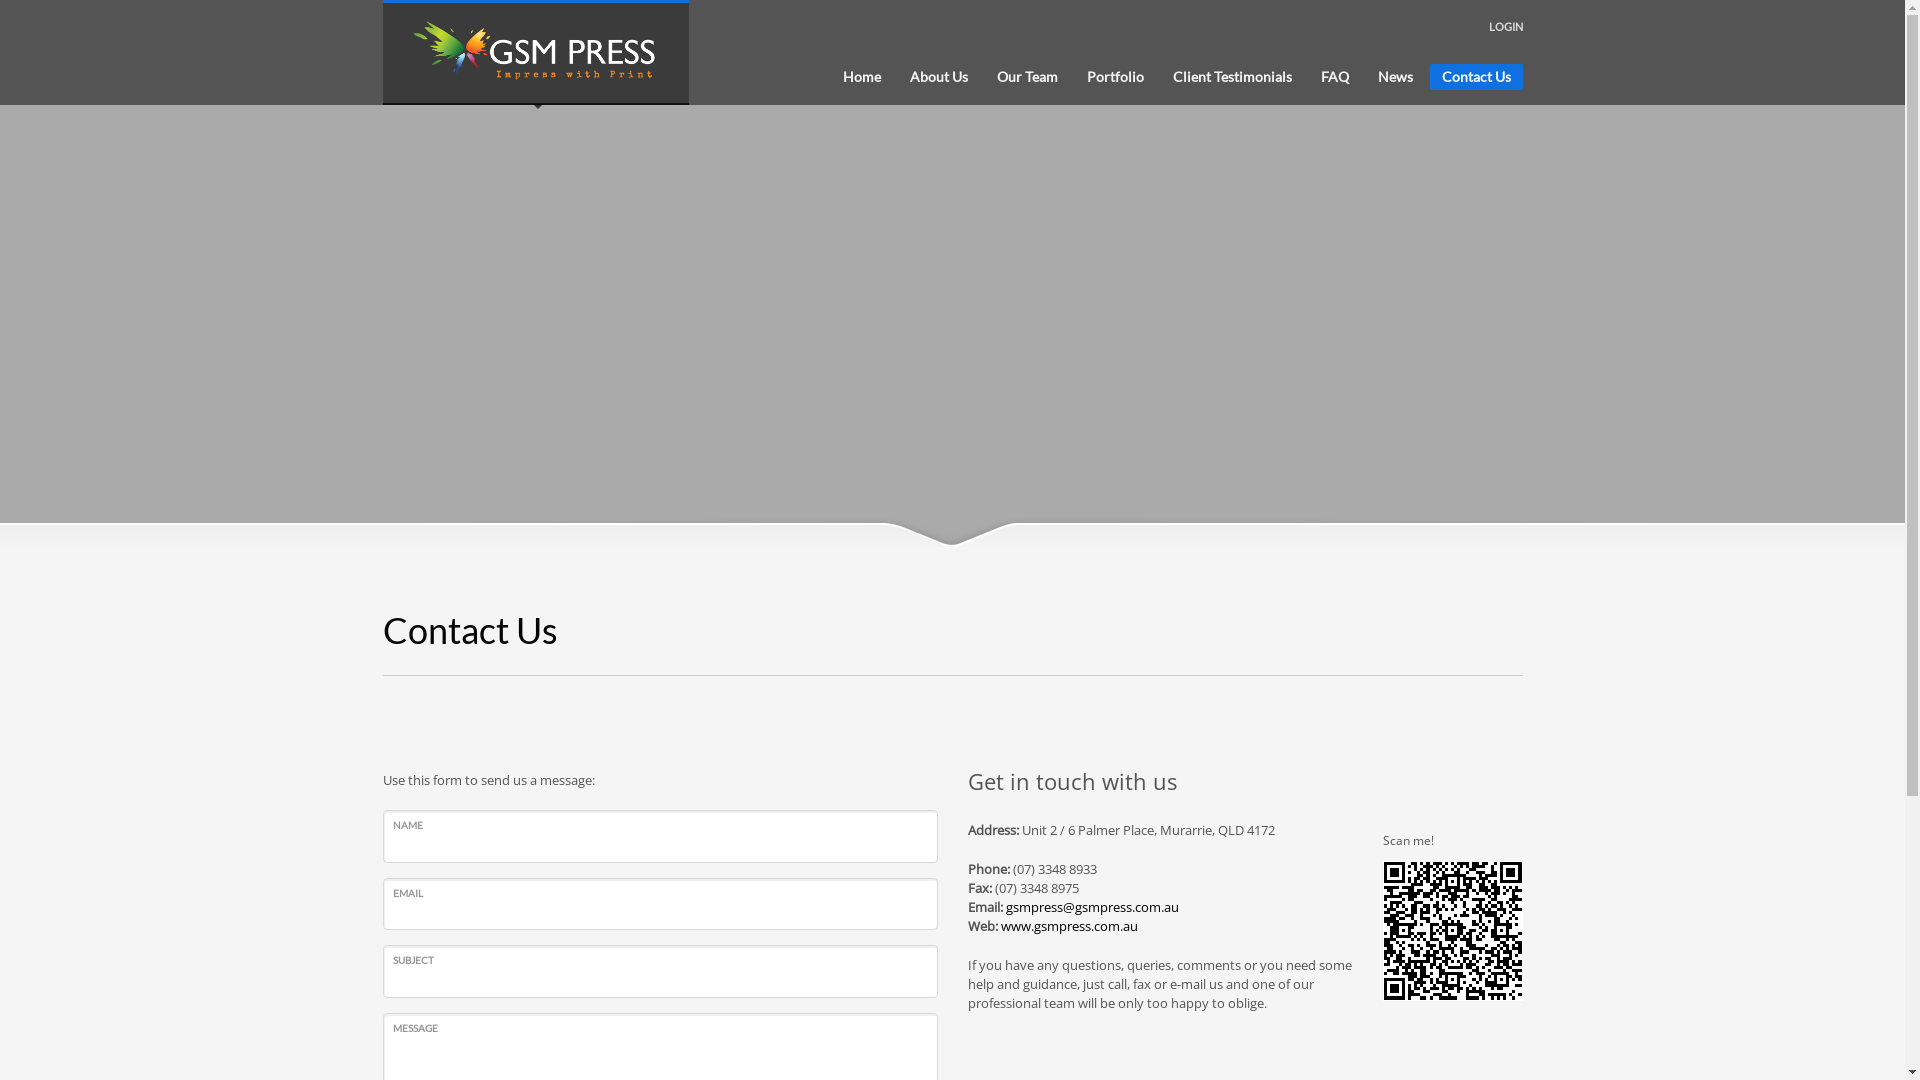 This screenshot has width=1920, height=1080. I want to click on 'Impress With Print', so click(536, 52).